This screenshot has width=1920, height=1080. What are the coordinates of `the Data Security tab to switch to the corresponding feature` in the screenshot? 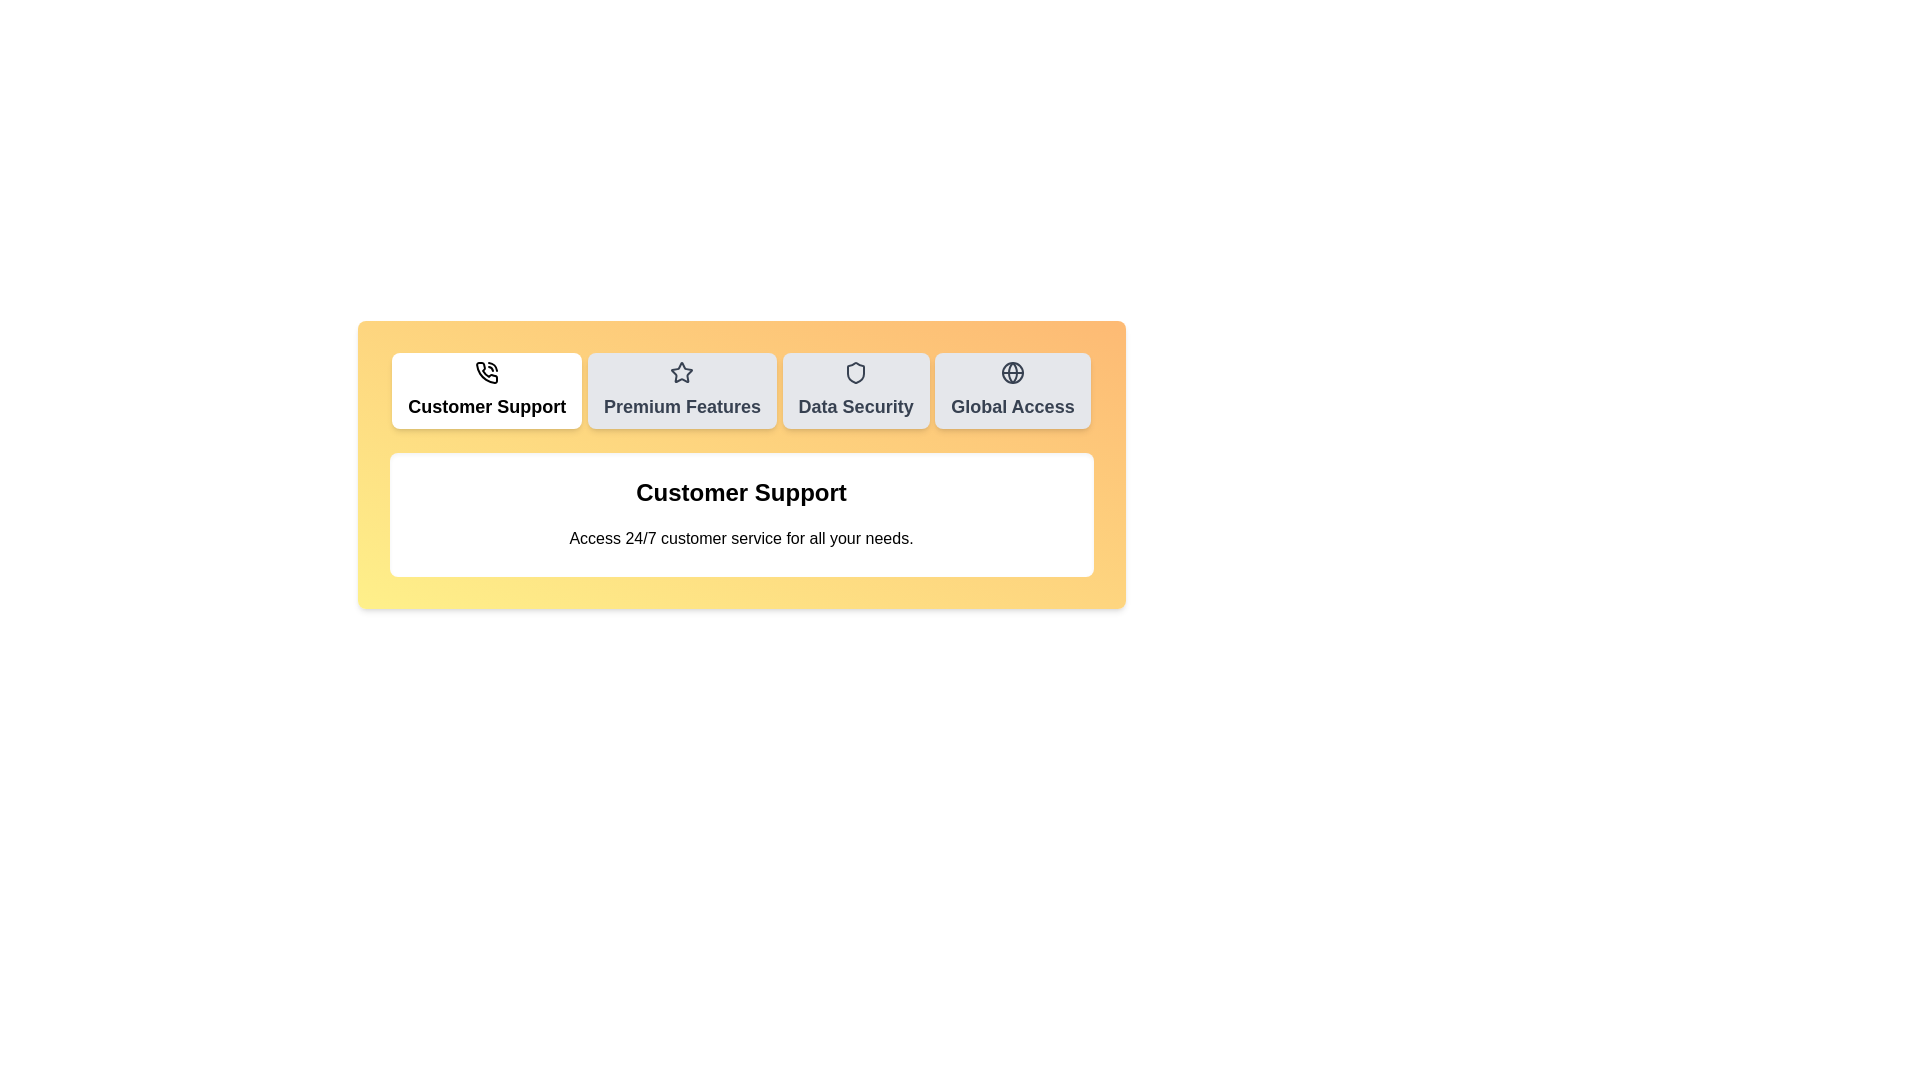 It's located at (856, 390).